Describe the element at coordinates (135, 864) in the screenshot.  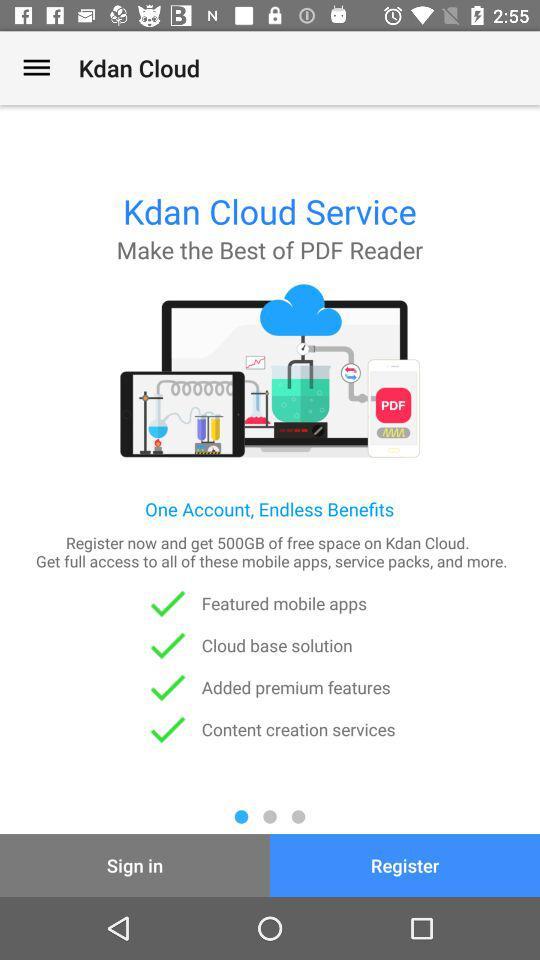
I see `item next to register icon` at that location.